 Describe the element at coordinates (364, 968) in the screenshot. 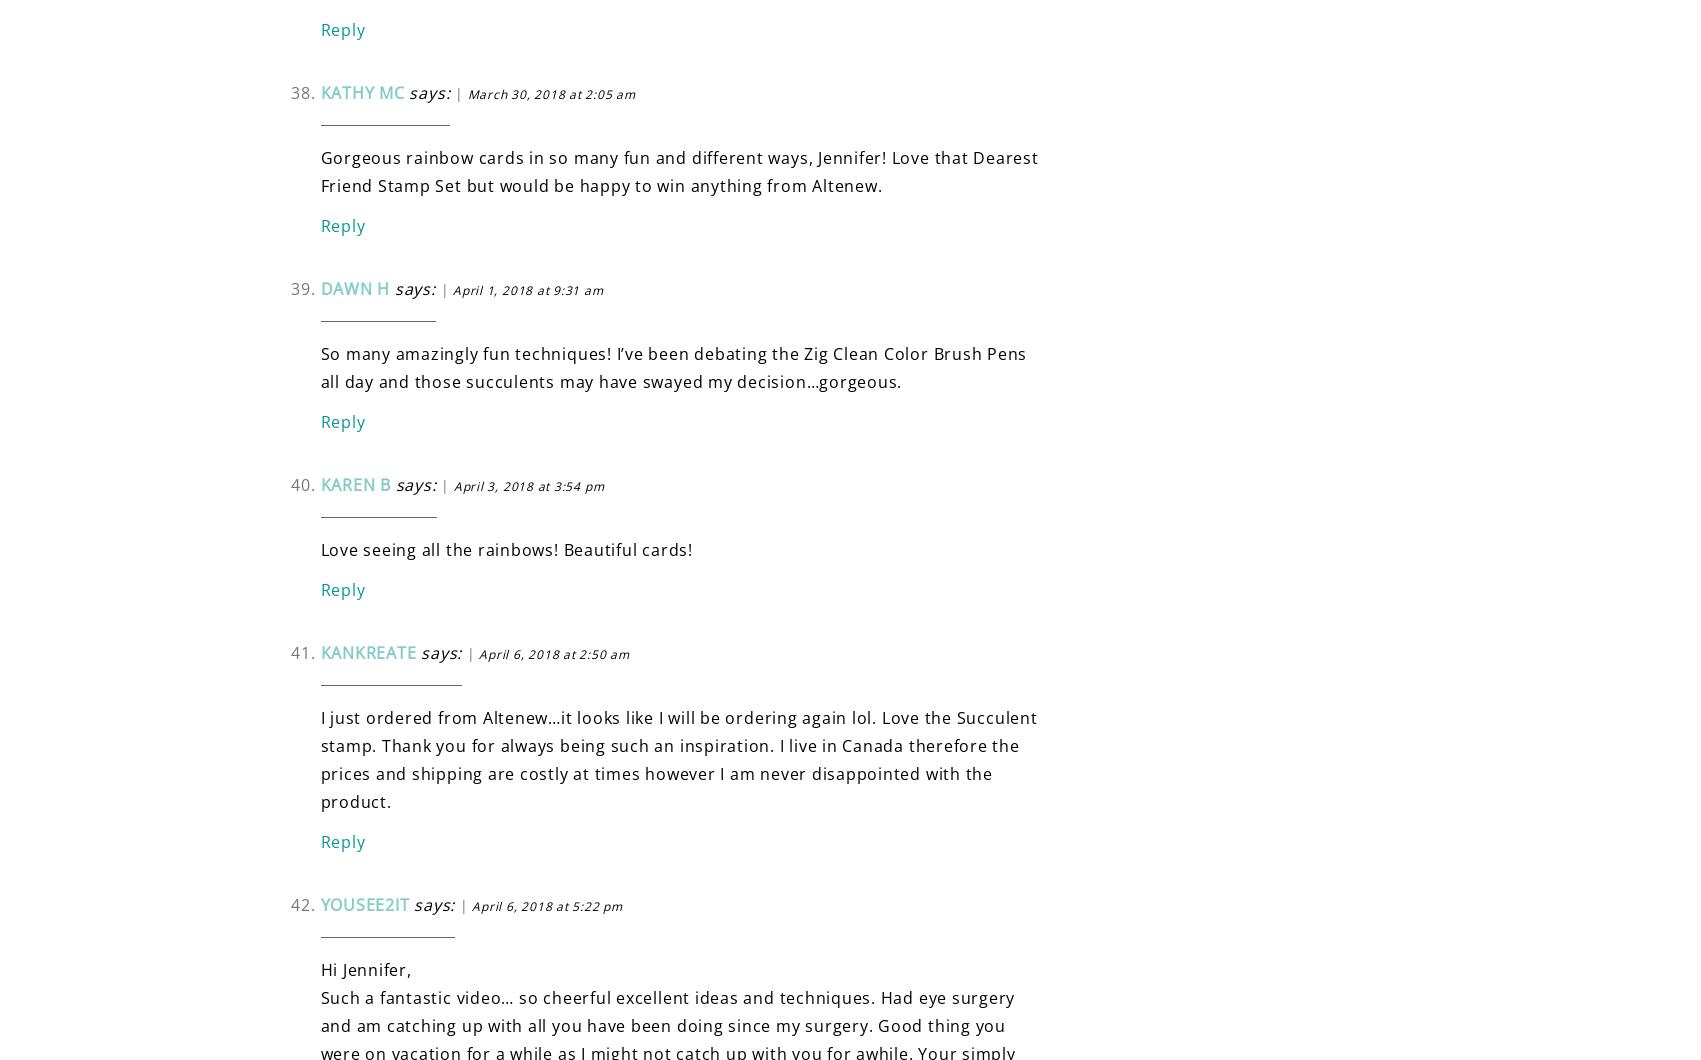

I see `'Hi Jennifer,'` at that location.